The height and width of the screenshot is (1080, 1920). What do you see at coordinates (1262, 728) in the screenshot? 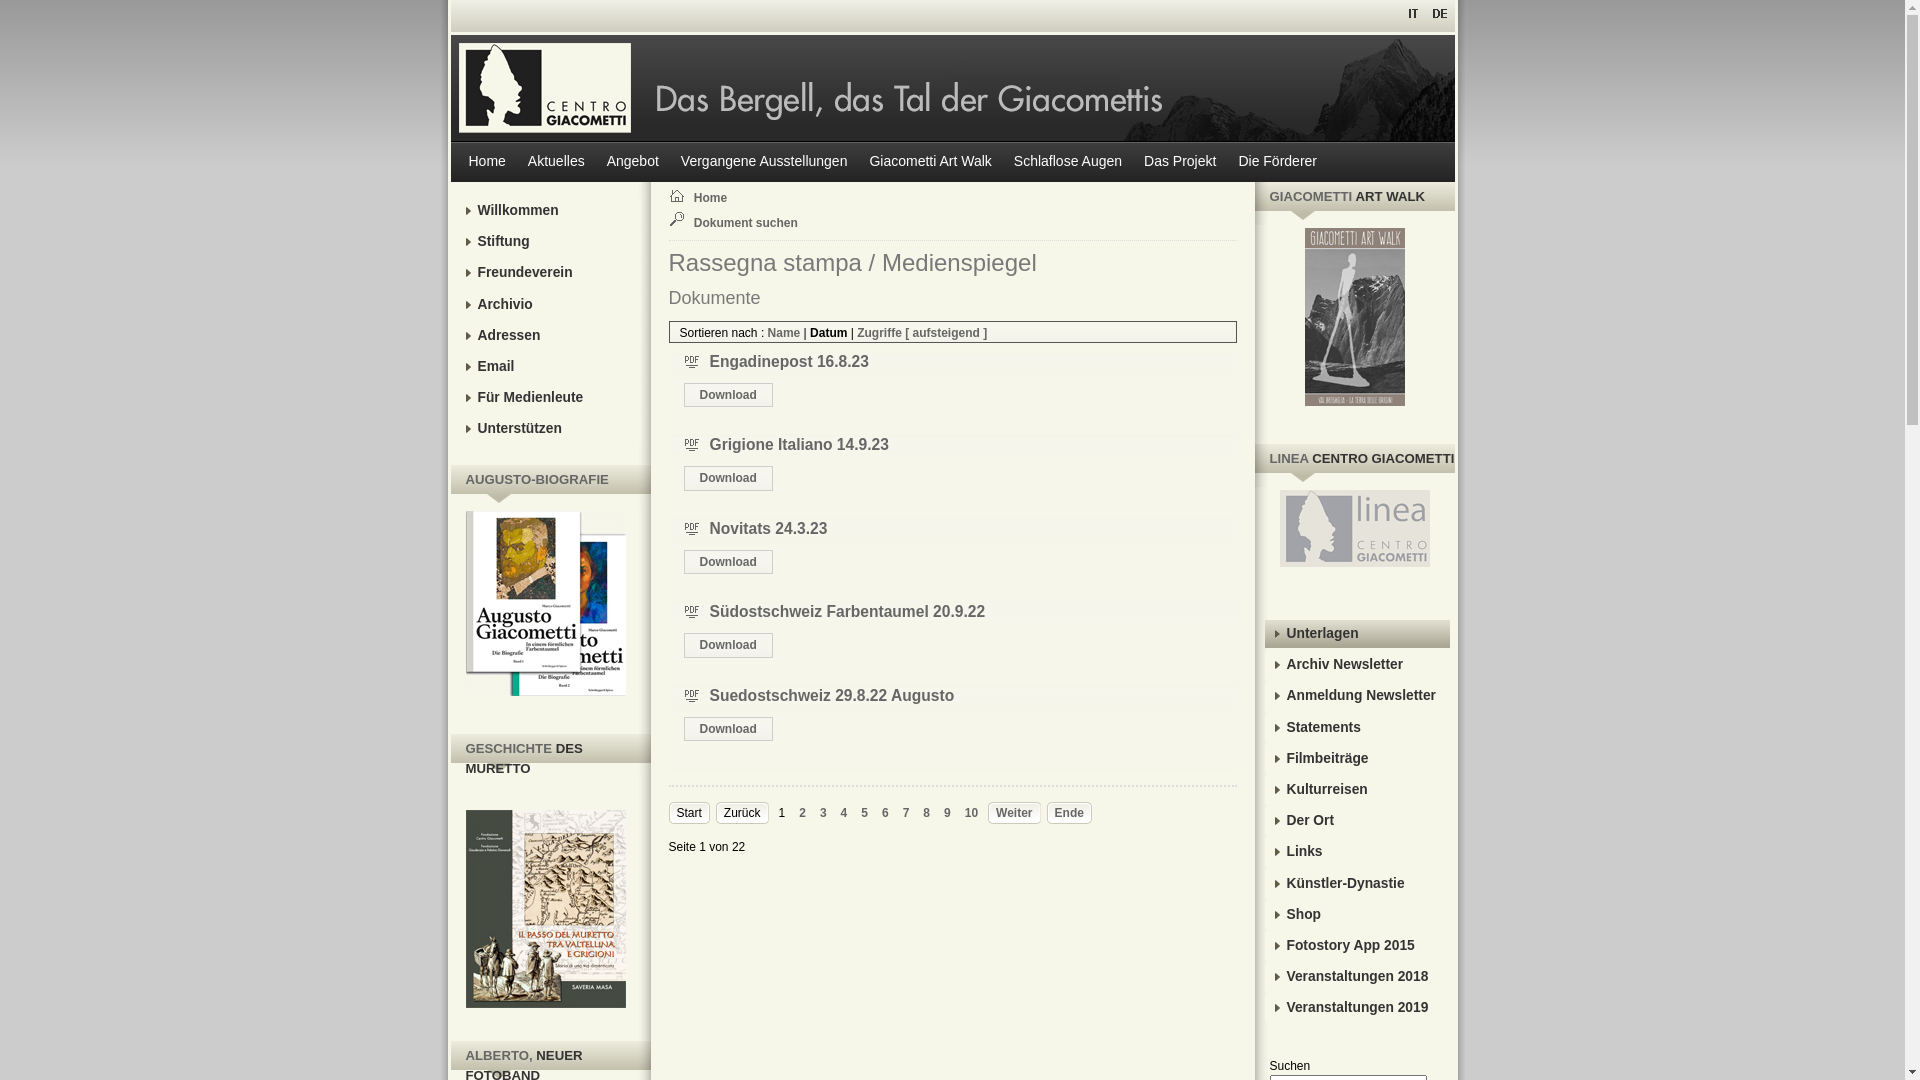
I see `'Statements'` at bounding box center [1262, 728].